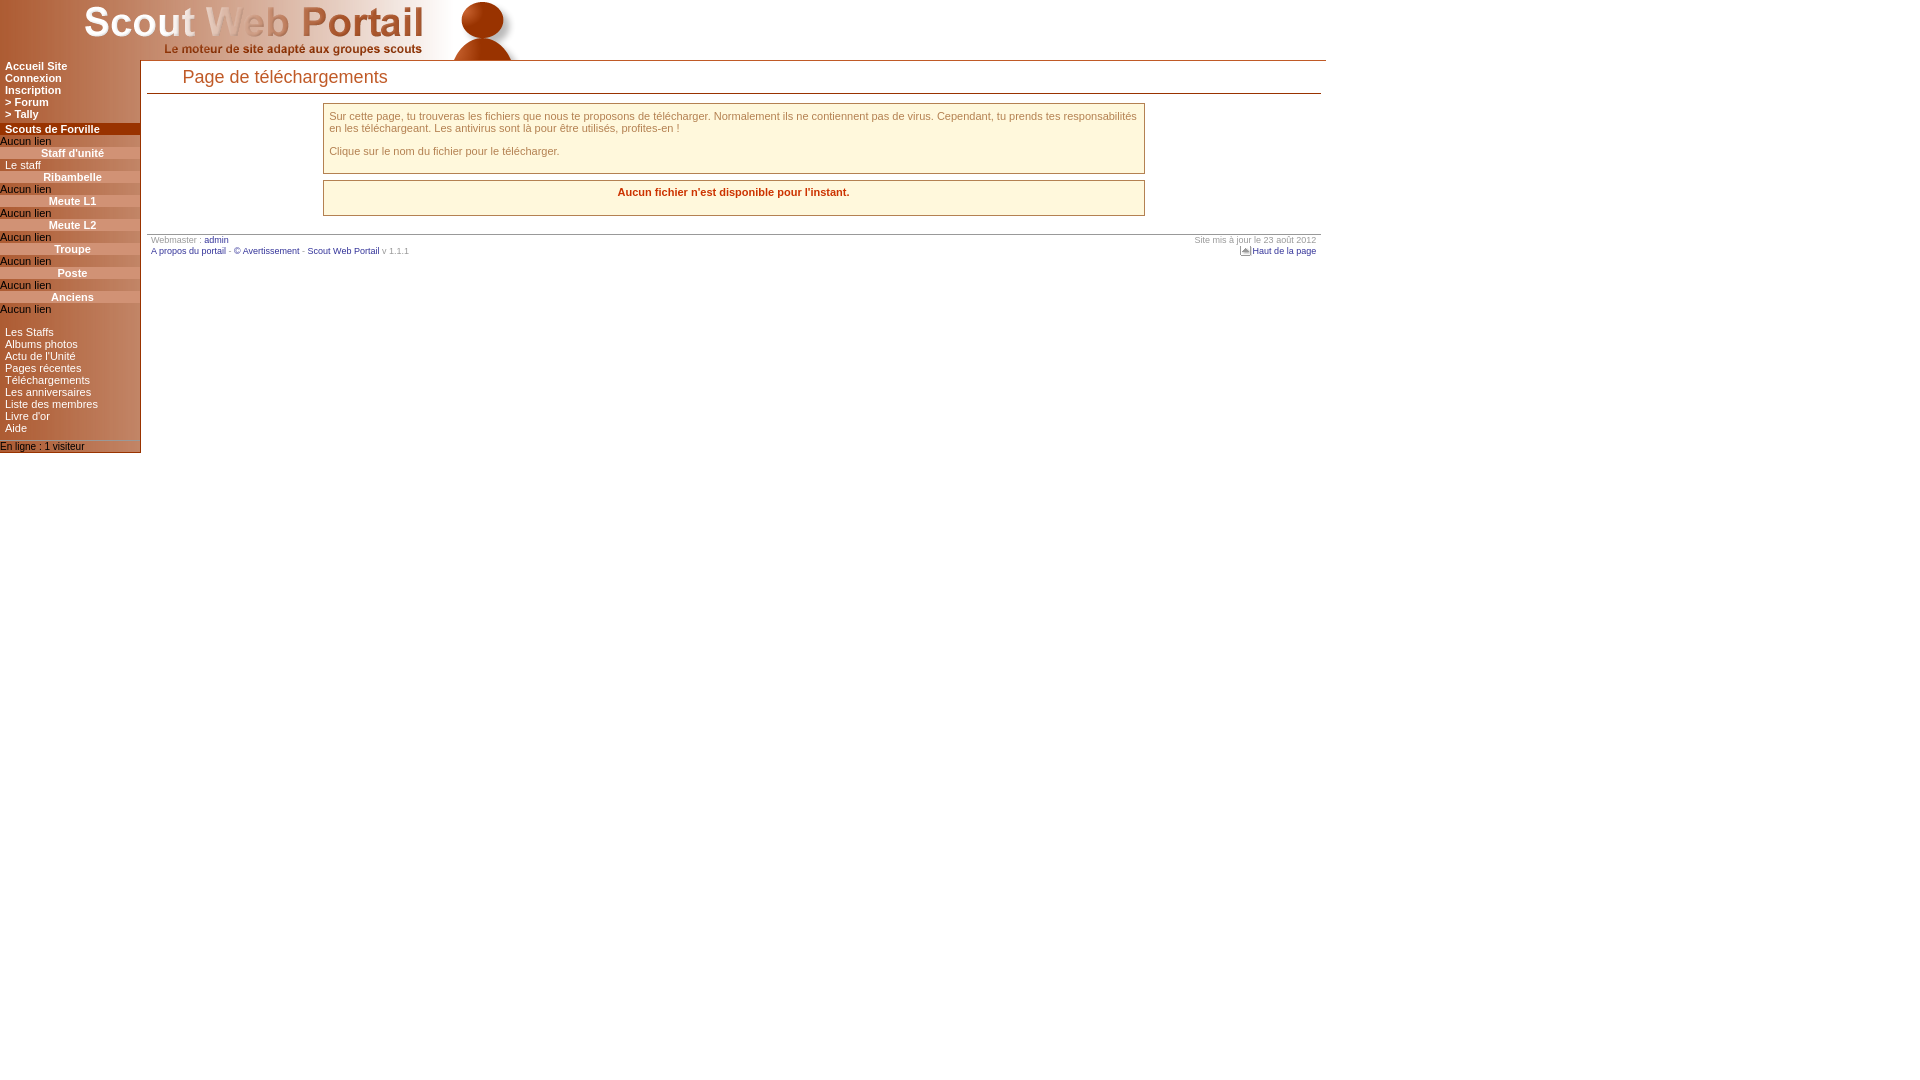 The image size is (1920, 1080). Describe the element at coordinates (70, 404) in the screenshot. I see `'Liste des membres'` at that location.